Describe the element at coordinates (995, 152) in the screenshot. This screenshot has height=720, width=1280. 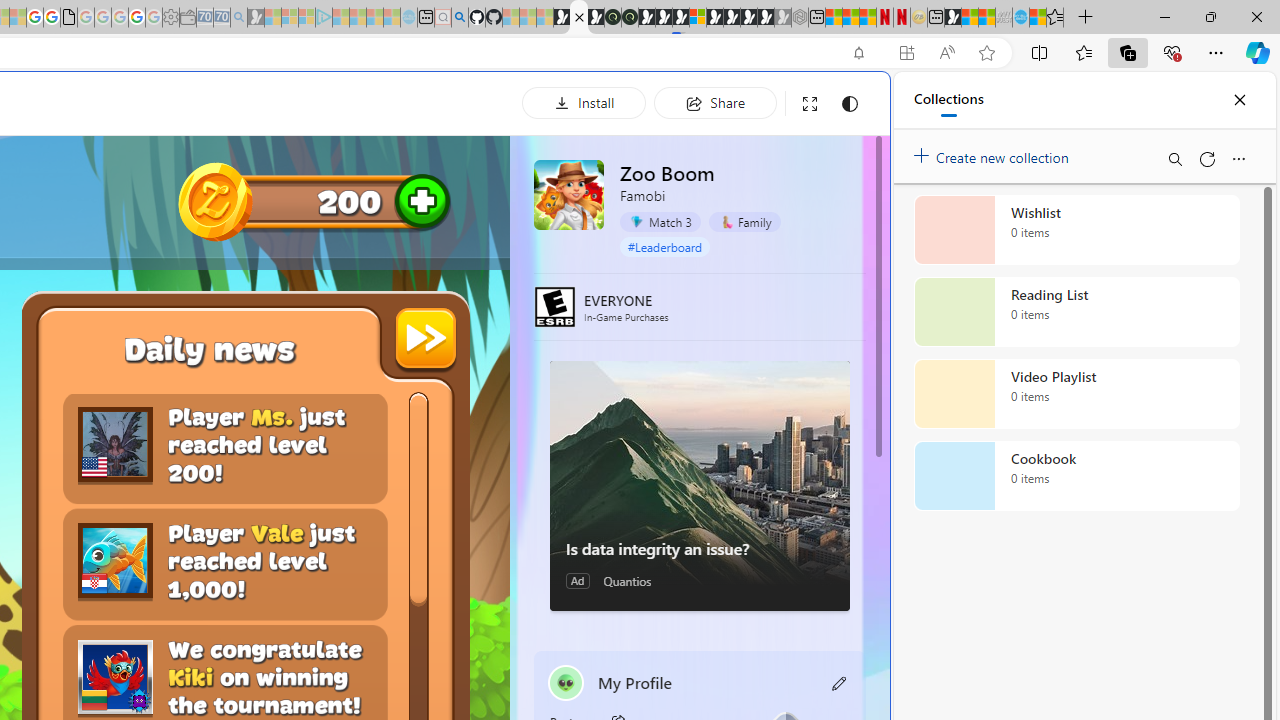
I see `'Create new collection'` at that location.